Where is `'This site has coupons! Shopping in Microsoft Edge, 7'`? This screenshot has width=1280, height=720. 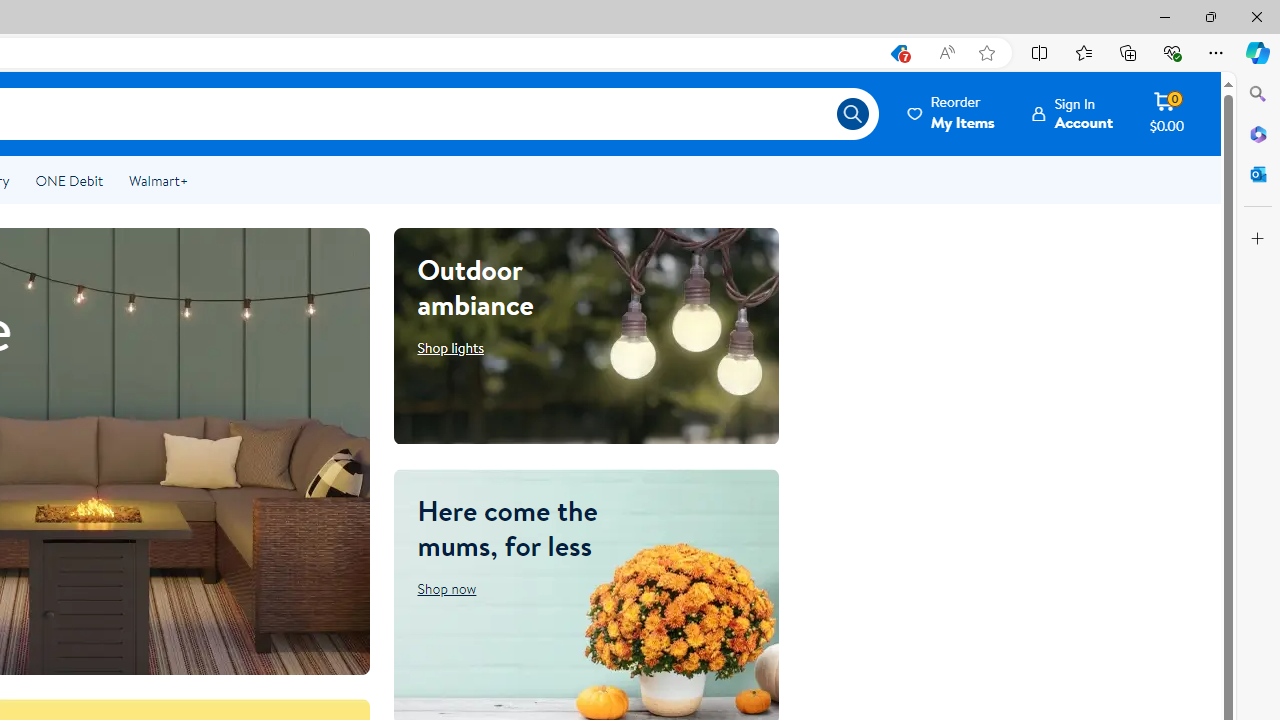
'This site has coupons! Shopping in Microsoft Edge, 7' is located at coordinates (897, 52).